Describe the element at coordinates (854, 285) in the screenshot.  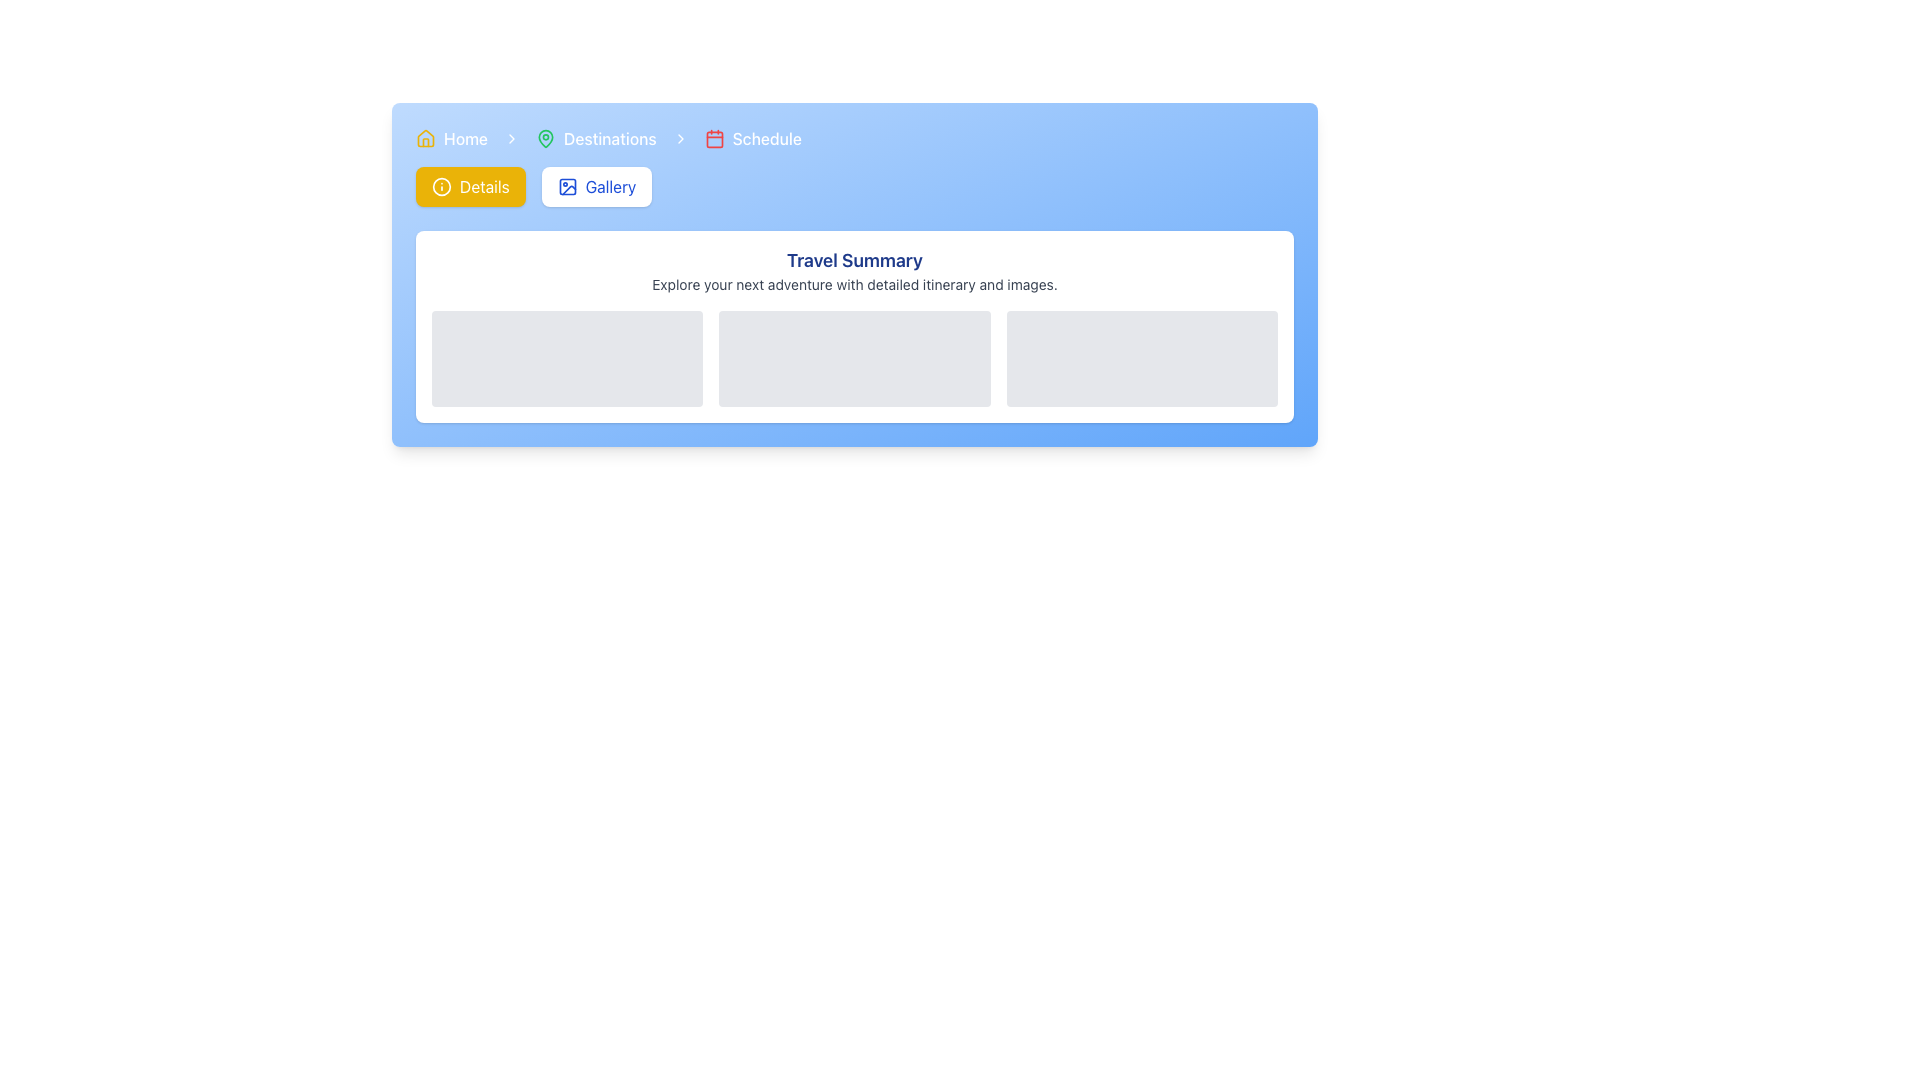
I see `the Text Label displaying 'Explore your next adventure with detailed itinerary and images.' located beneath the heading 'Travel Summary'` at that location.